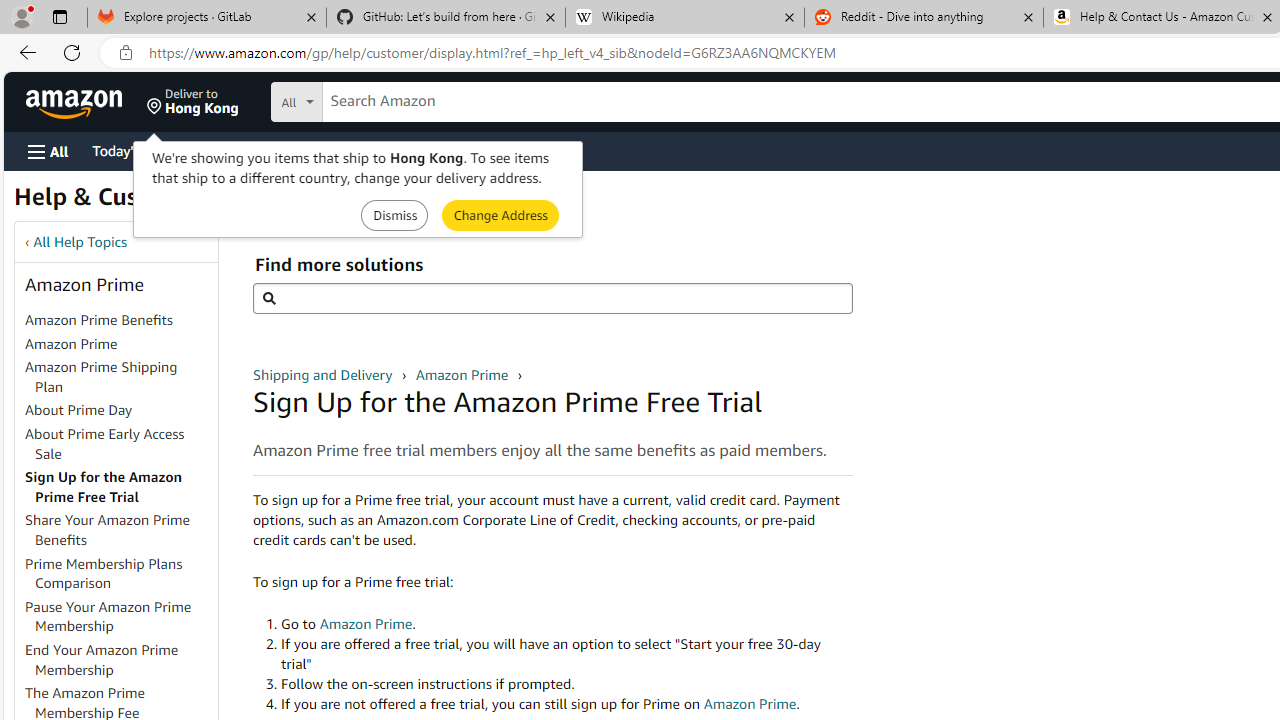  I want to click on 'End Your Amazon Prime Membership', so click(119, 660).